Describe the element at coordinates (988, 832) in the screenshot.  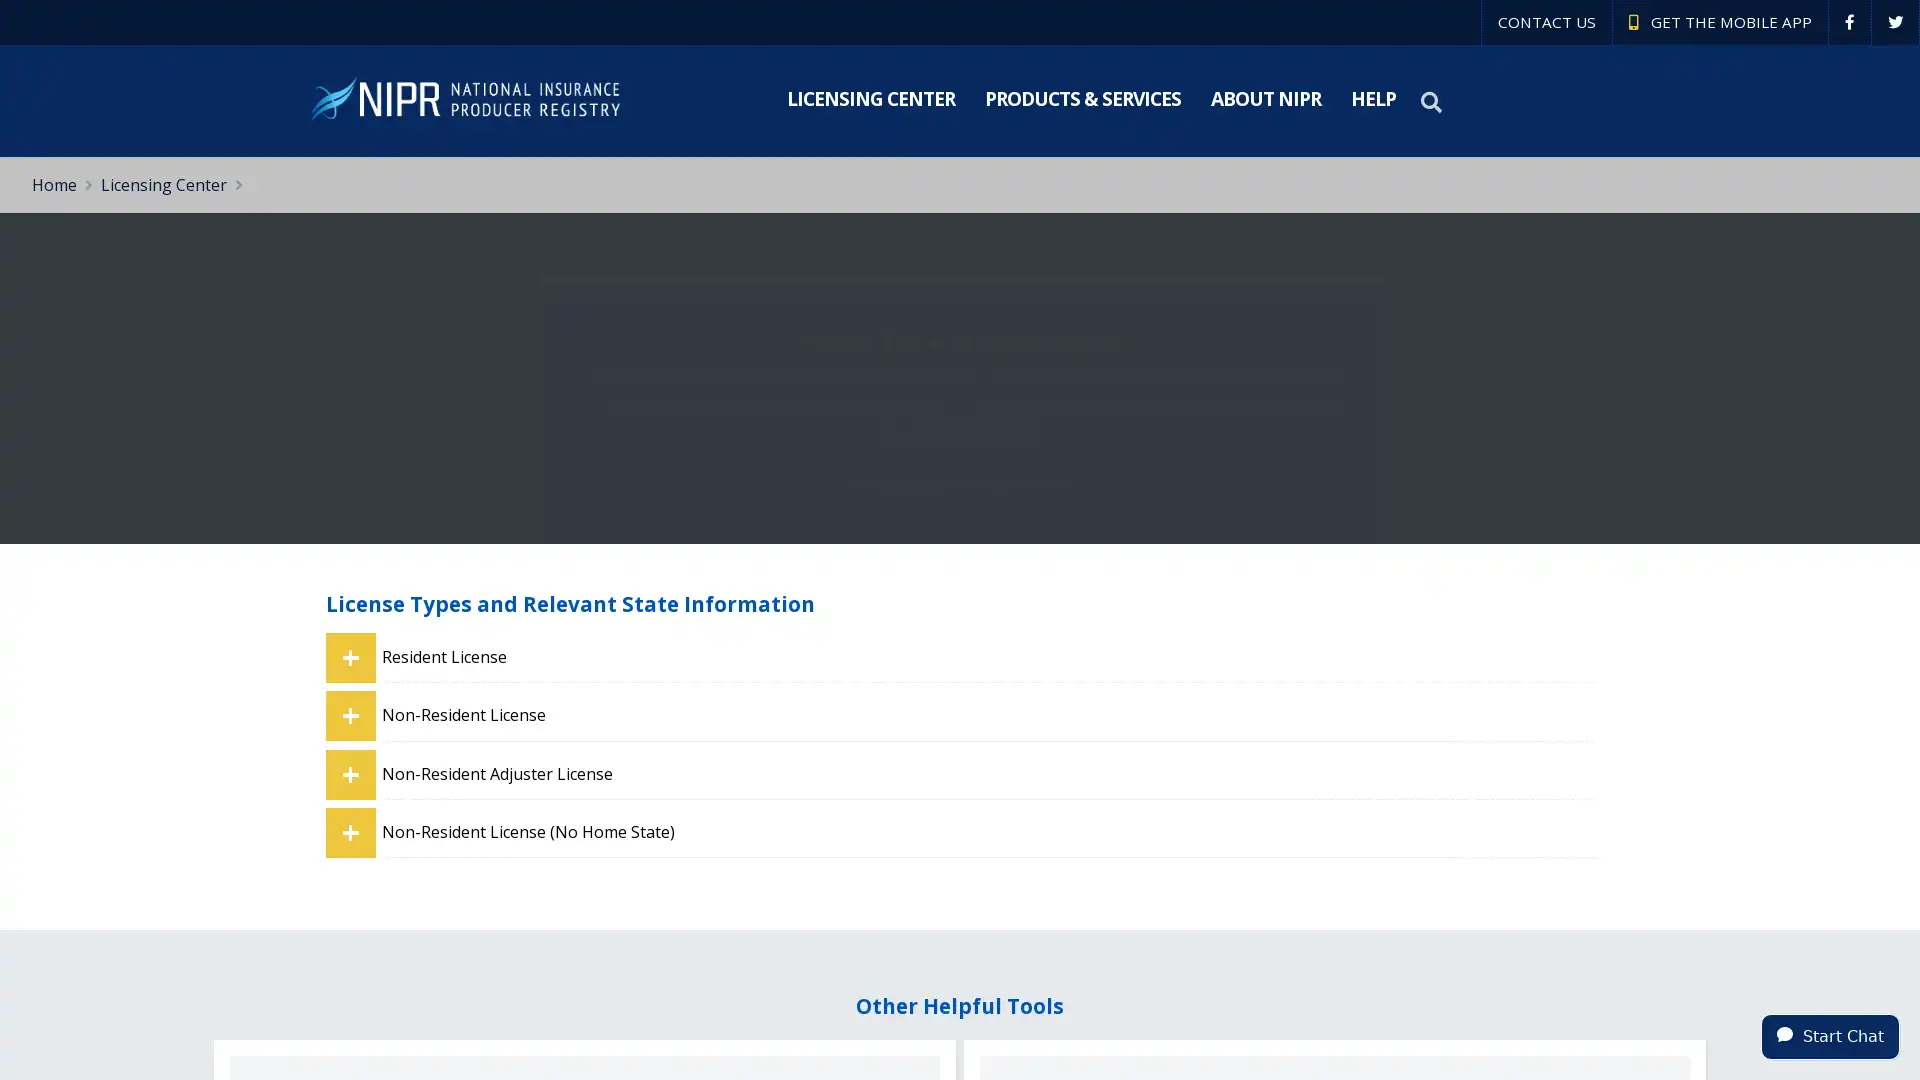
I see `Non-Resident License (No Home State)` at that location.